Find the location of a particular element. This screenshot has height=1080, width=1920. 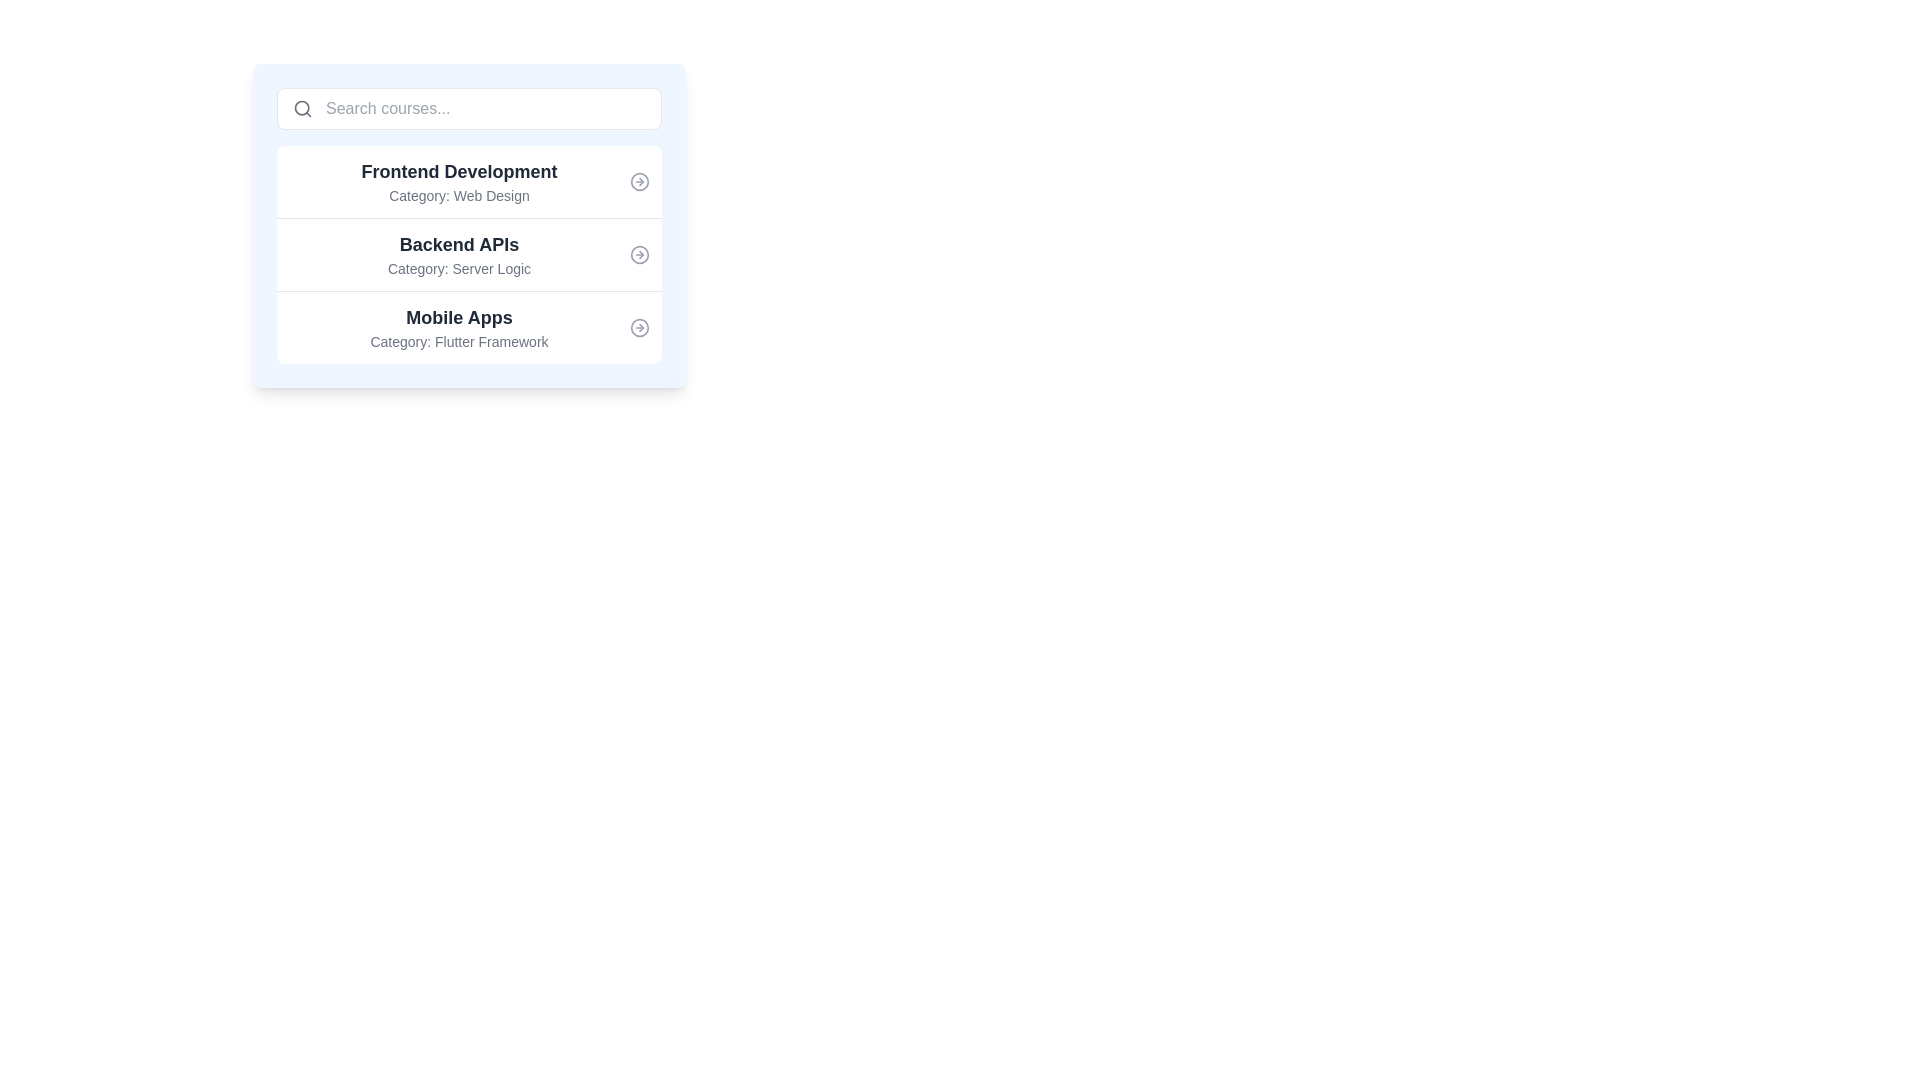

the SVG circle element that is part of the arrow-like icon located to the right of the 'Backend APIs' row is located at coordinates (638, 253).